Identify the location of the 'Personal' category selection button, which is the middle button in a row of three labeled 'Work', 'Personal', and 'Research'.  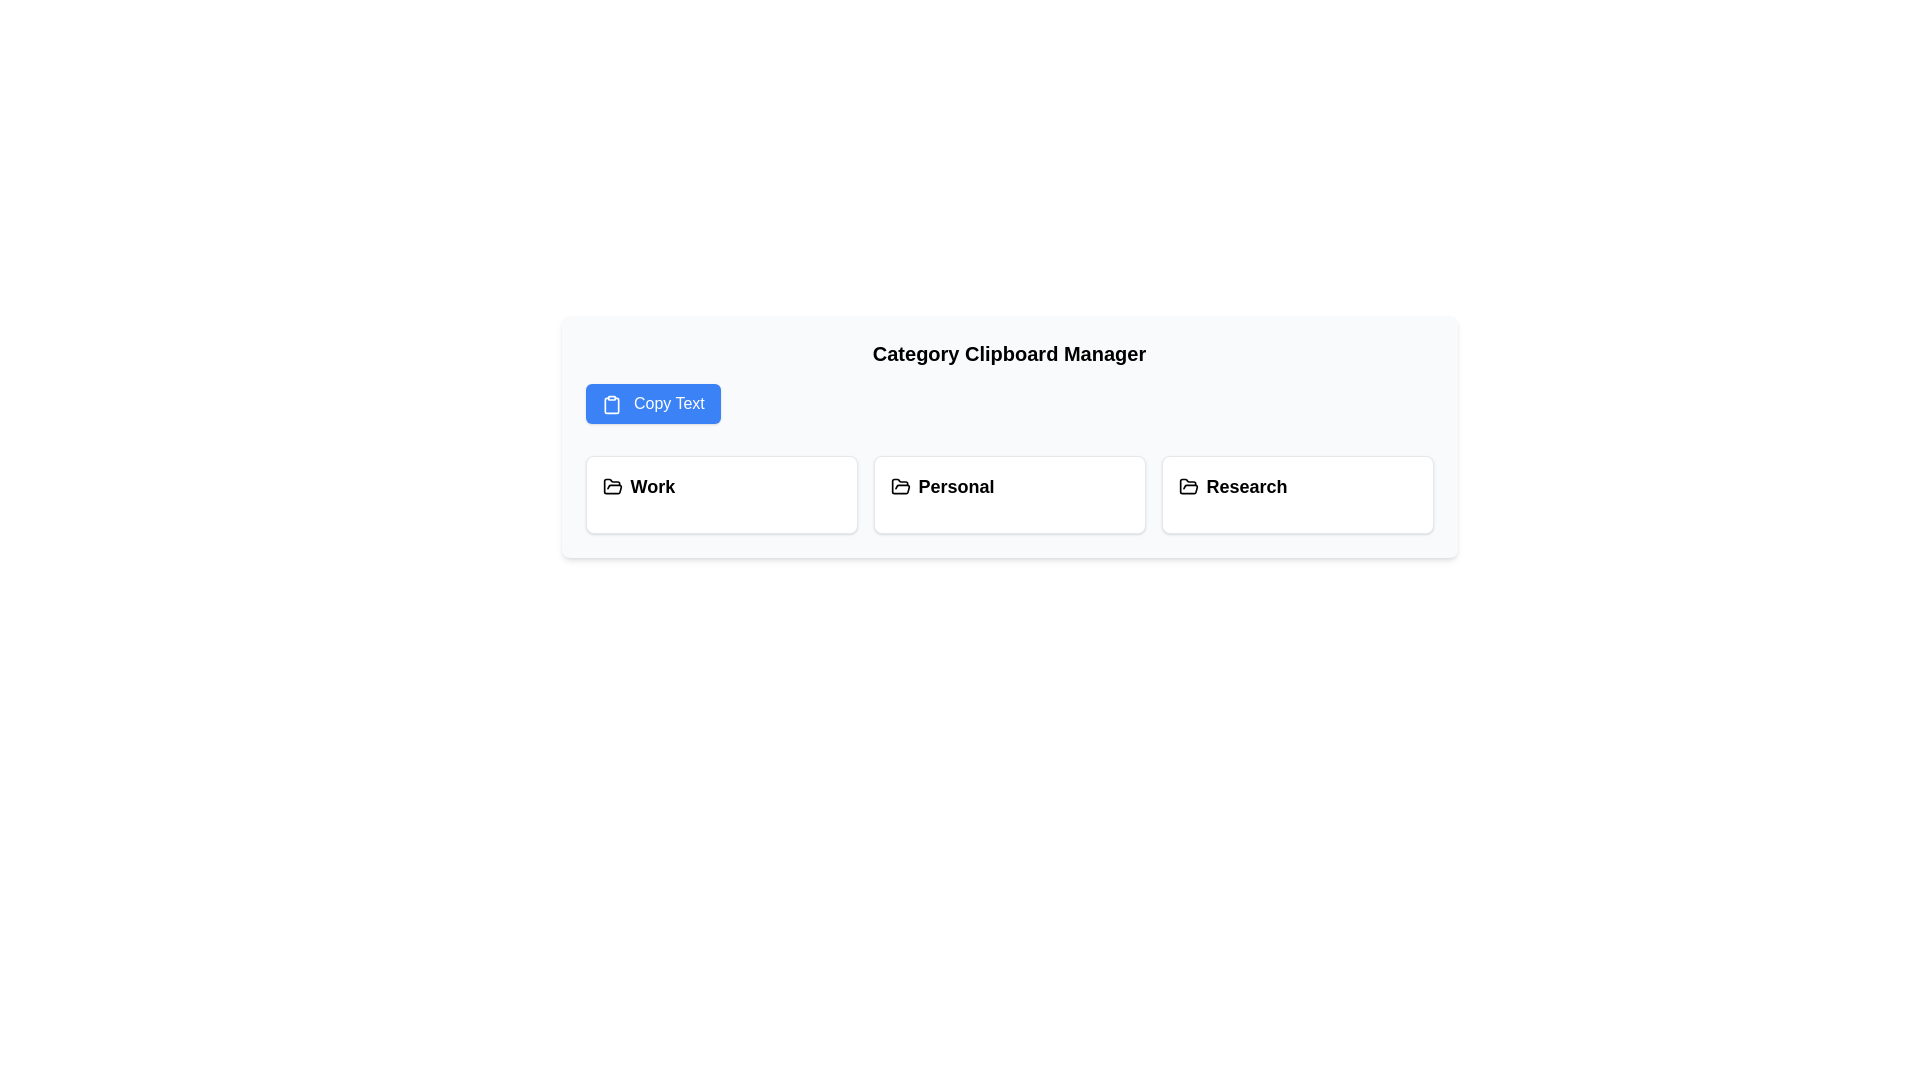
(1009, 494).